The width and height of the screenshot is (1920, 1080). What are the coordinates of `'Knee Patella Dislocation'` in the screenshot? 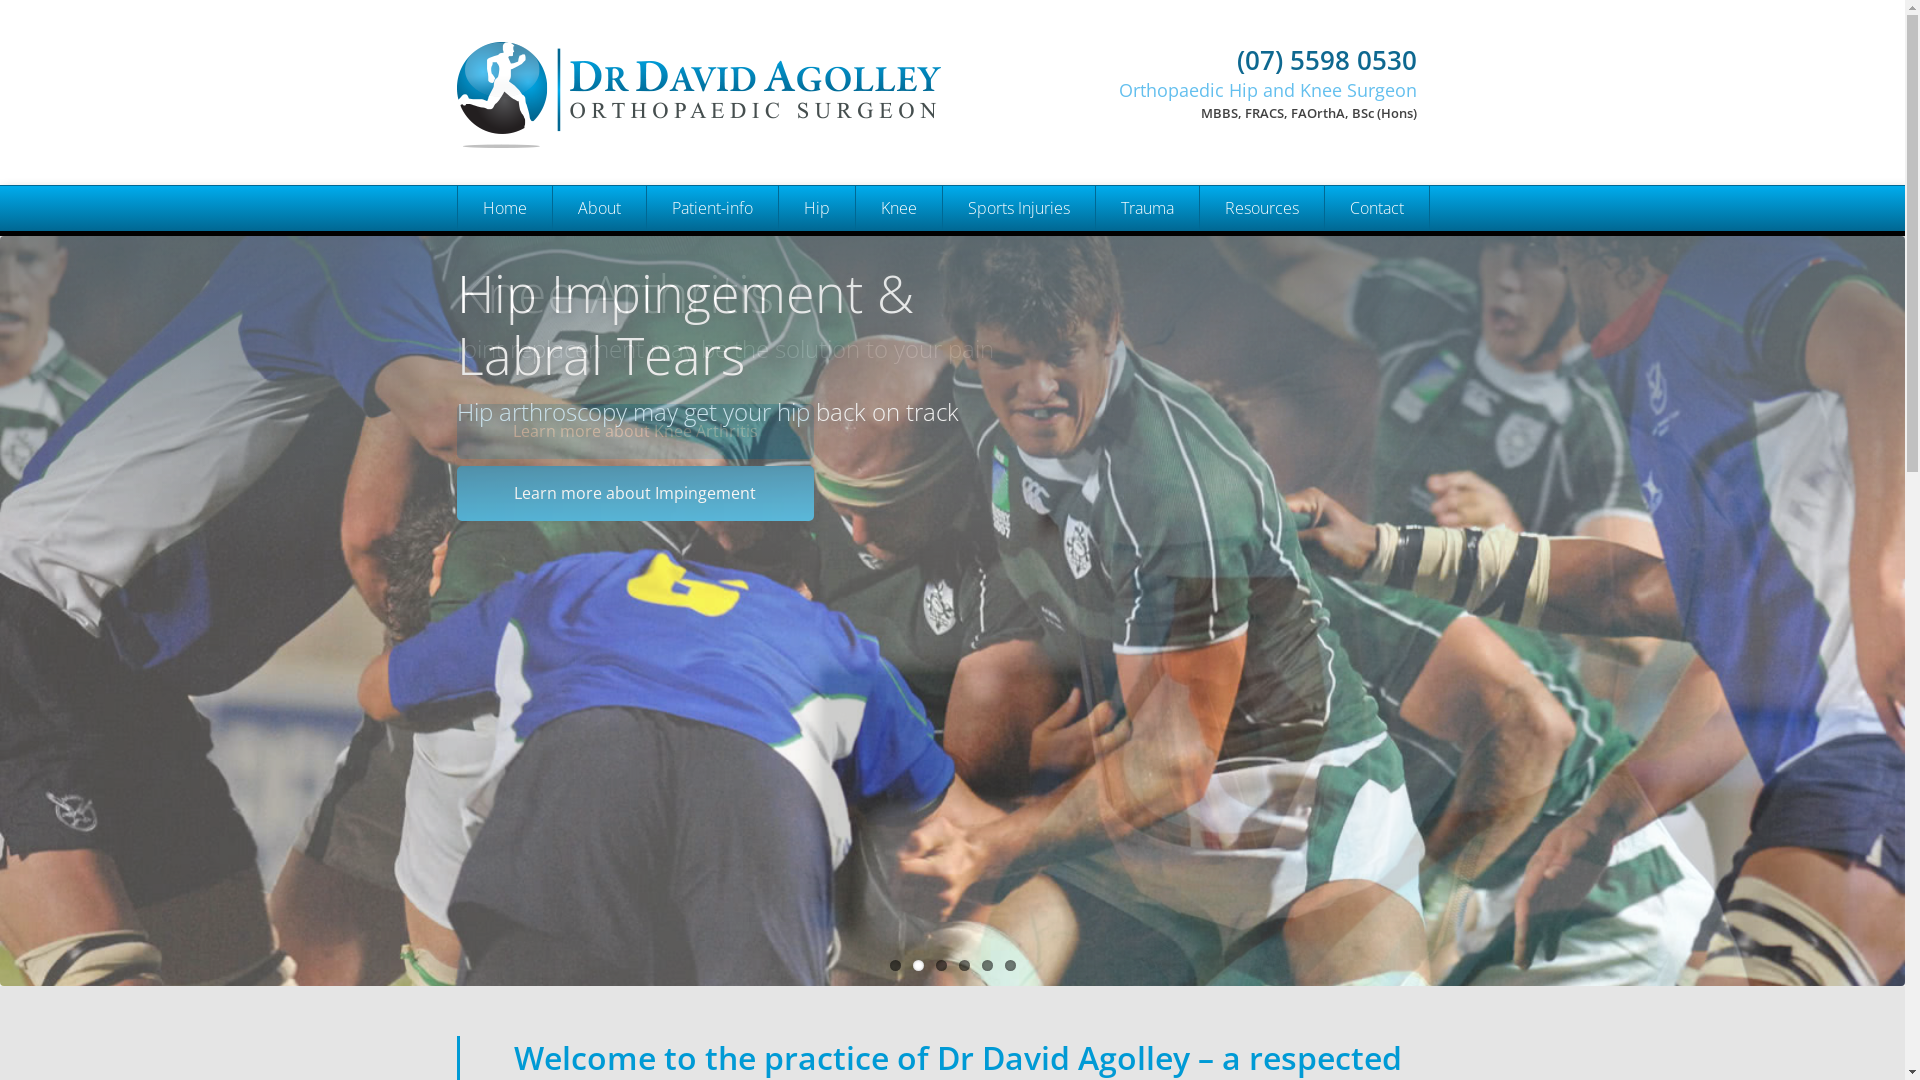 It's located at (1018, 522).